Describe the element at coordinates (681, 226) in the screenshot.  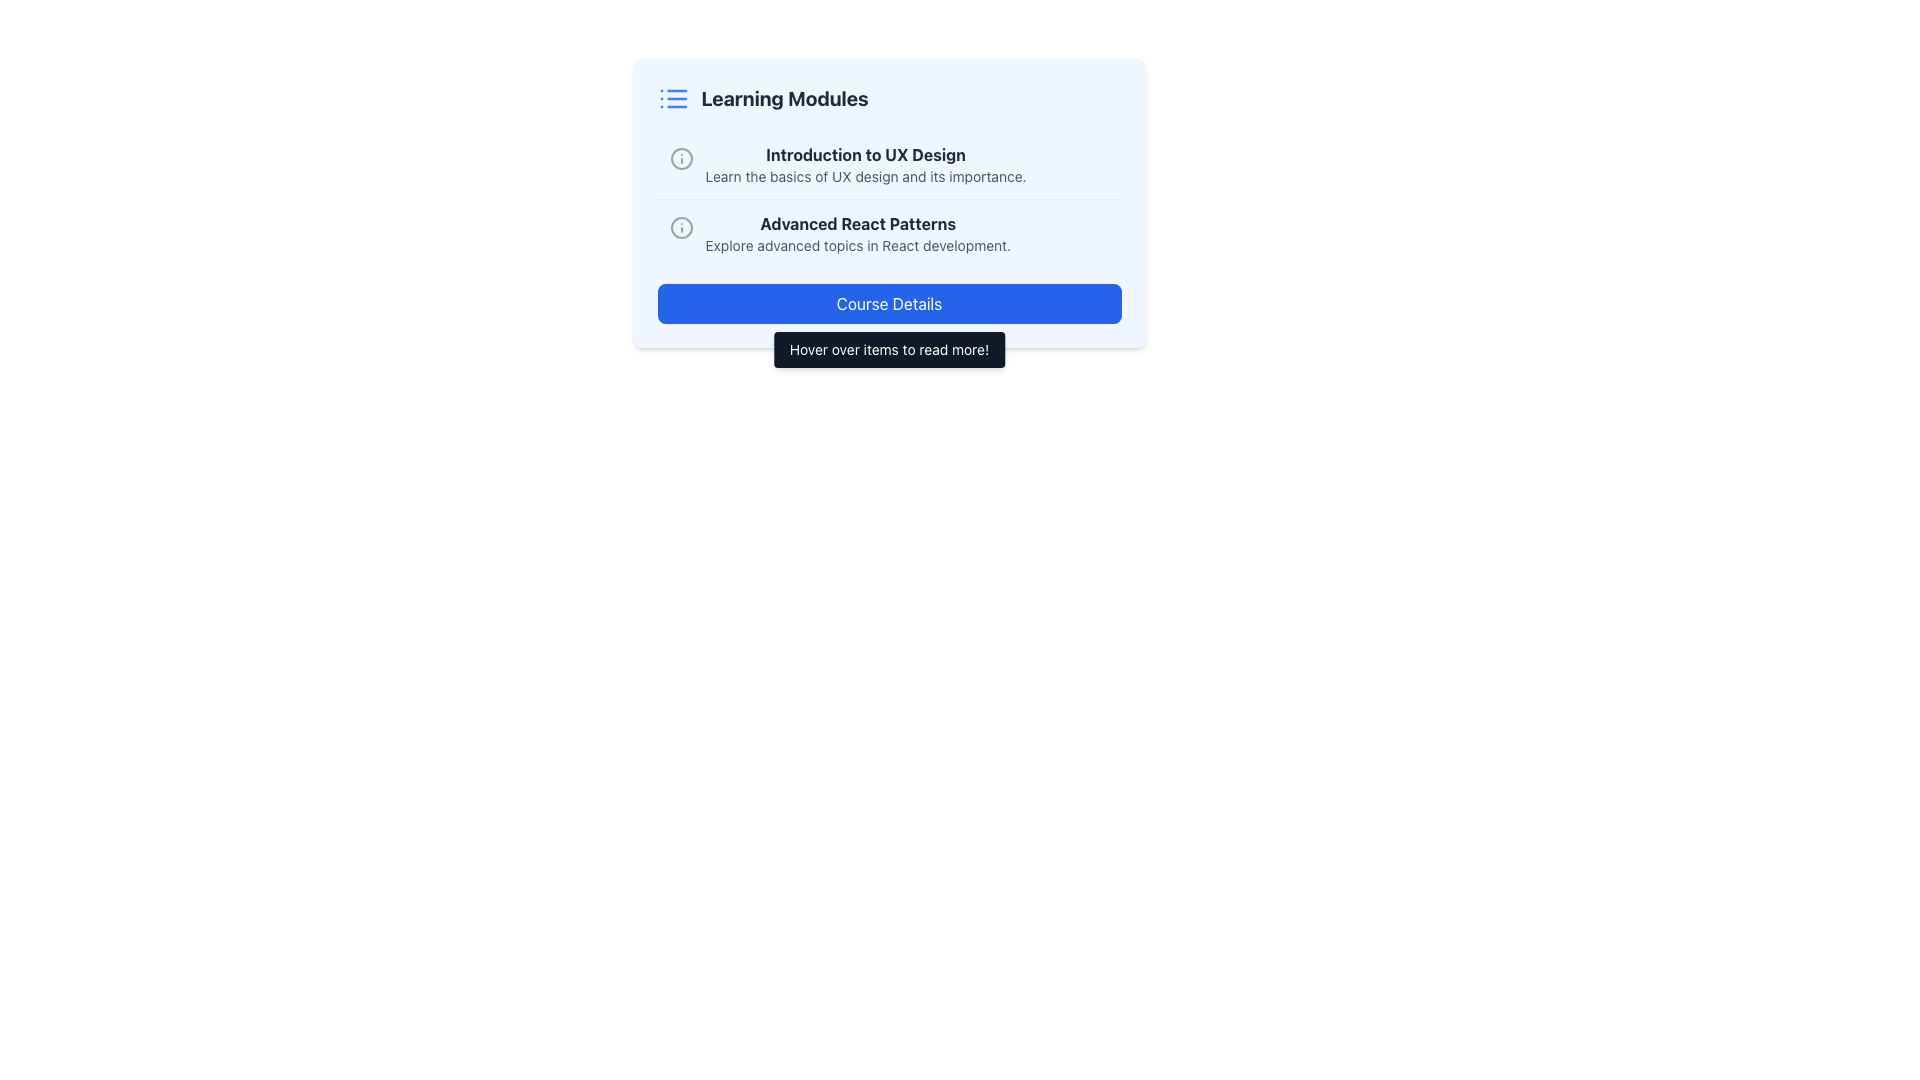
I see `the information icon, which is a gray circle with an 'i' symbol, located to the left of the text 'Advanced React Patterns' in the 'Learning Modules' section` at that location.